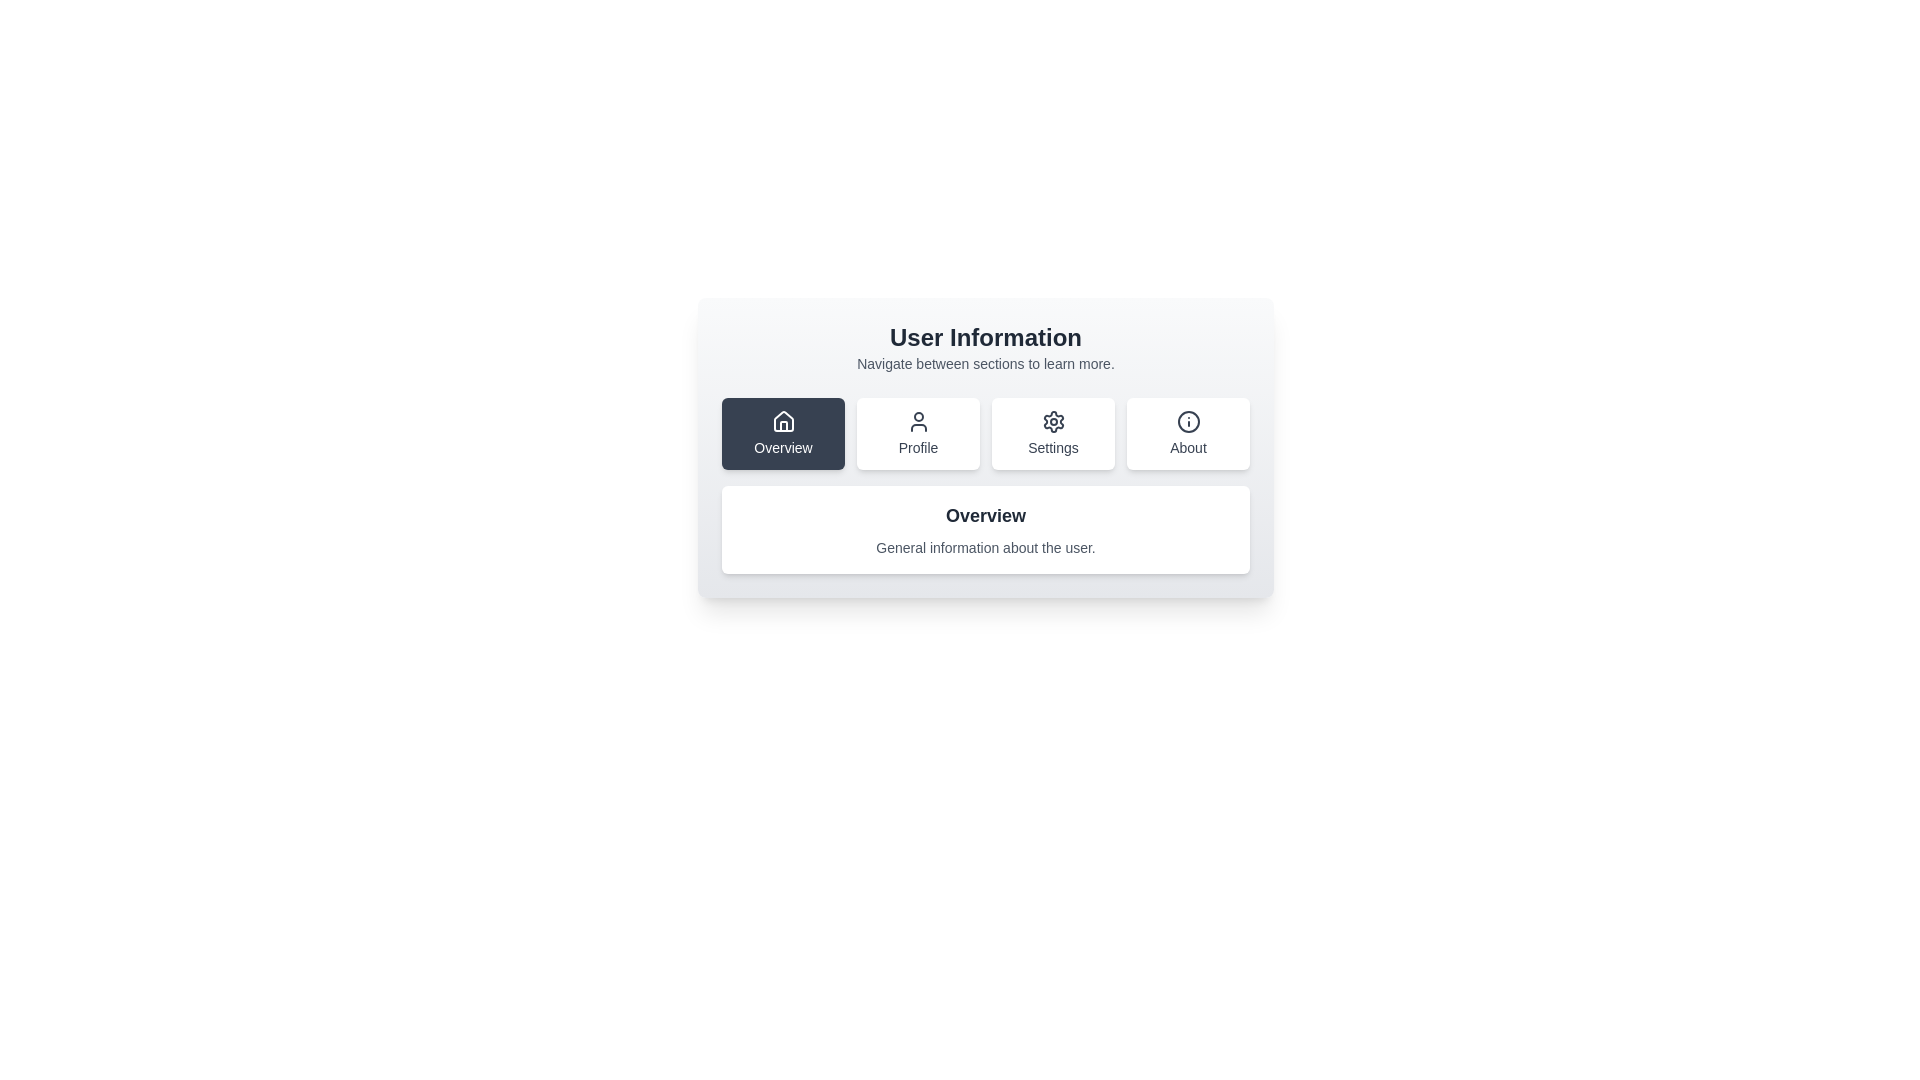 This screenshot has width=1920, height=1080. Describe the element at coordinates (1188, 420) in the screenshot. I see `the informational icon located in the 'About' section, which is centered above the 'About' text label` at that location.